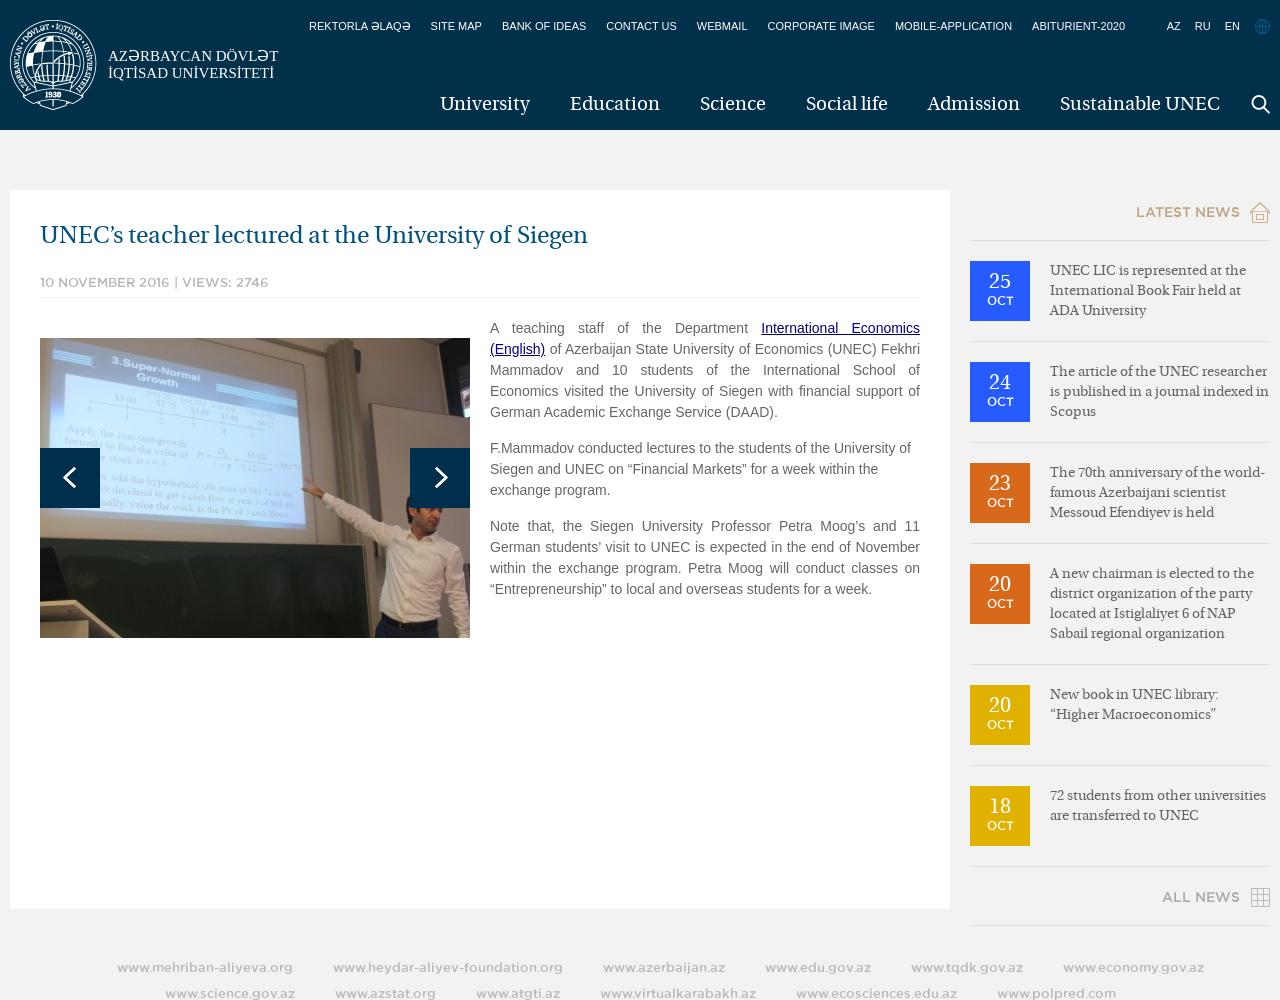 The image size is (1280, 1000). I want to click on 'Social life', so click(846, 103).